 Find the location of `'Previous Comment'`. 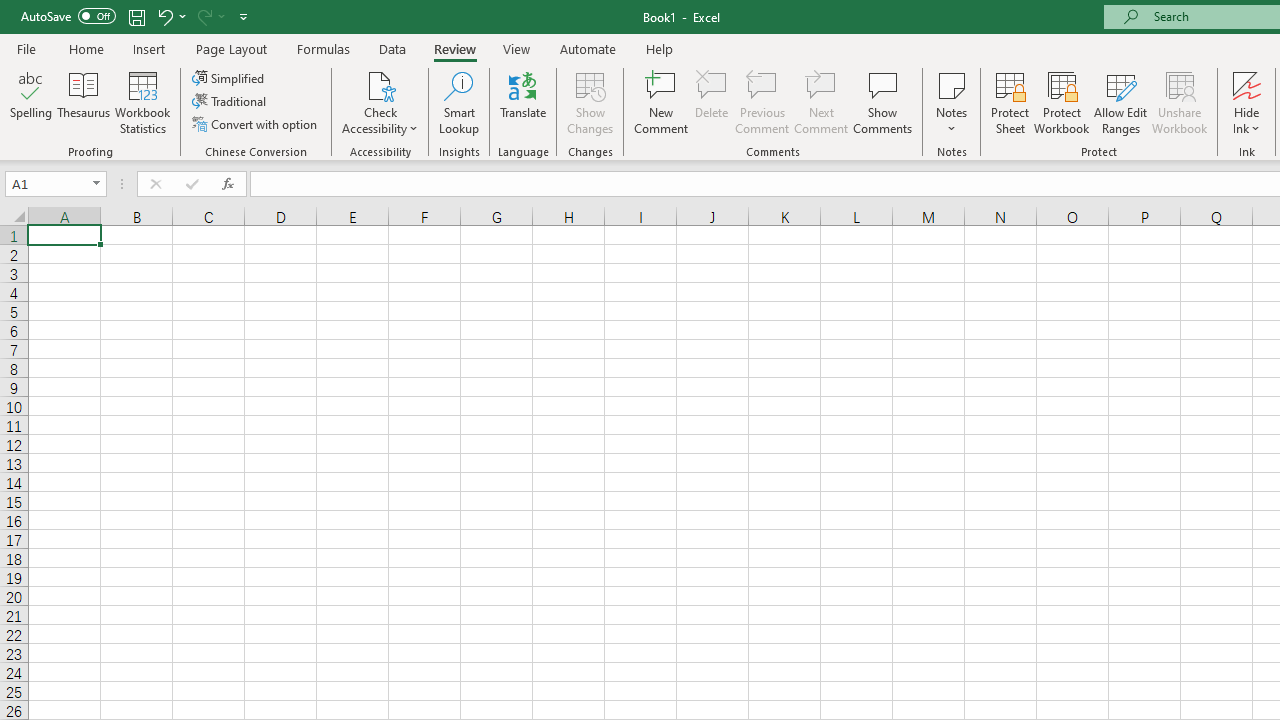

'Previous Comment' is located at coordinates (761, 103).